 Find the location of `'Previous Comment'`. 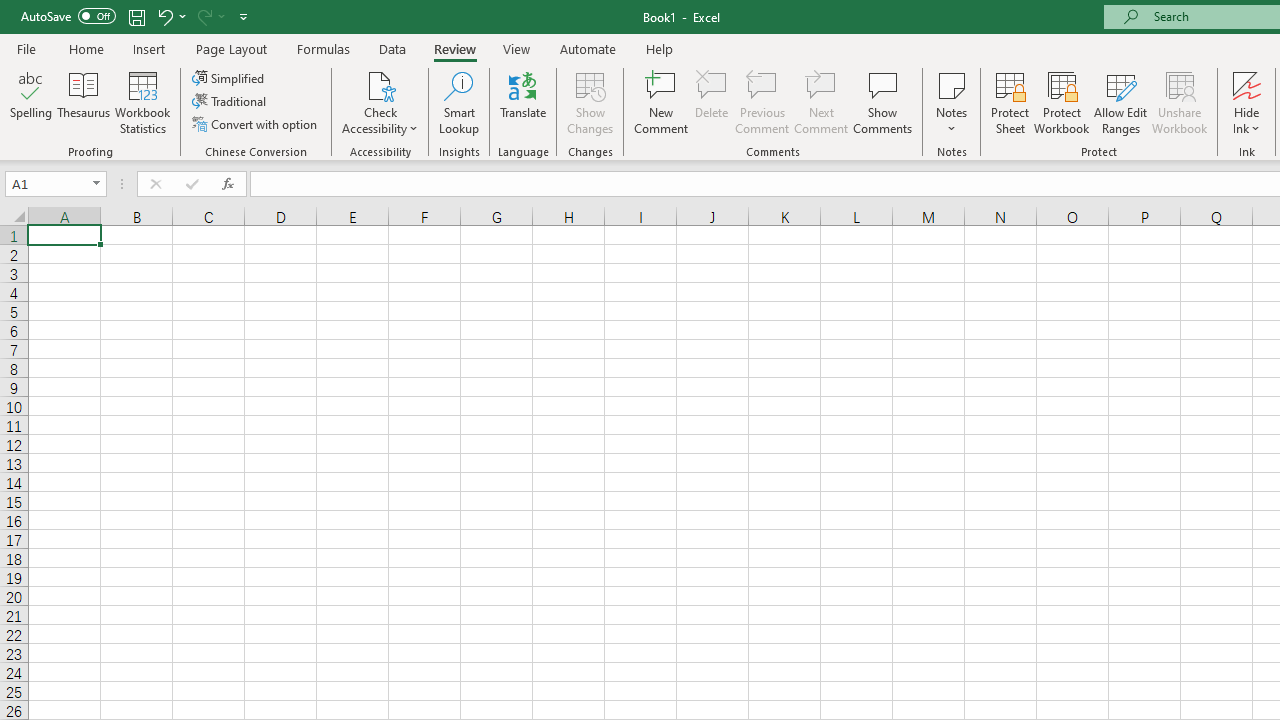

'Previous Comment' is located at coordinates (761, 103).